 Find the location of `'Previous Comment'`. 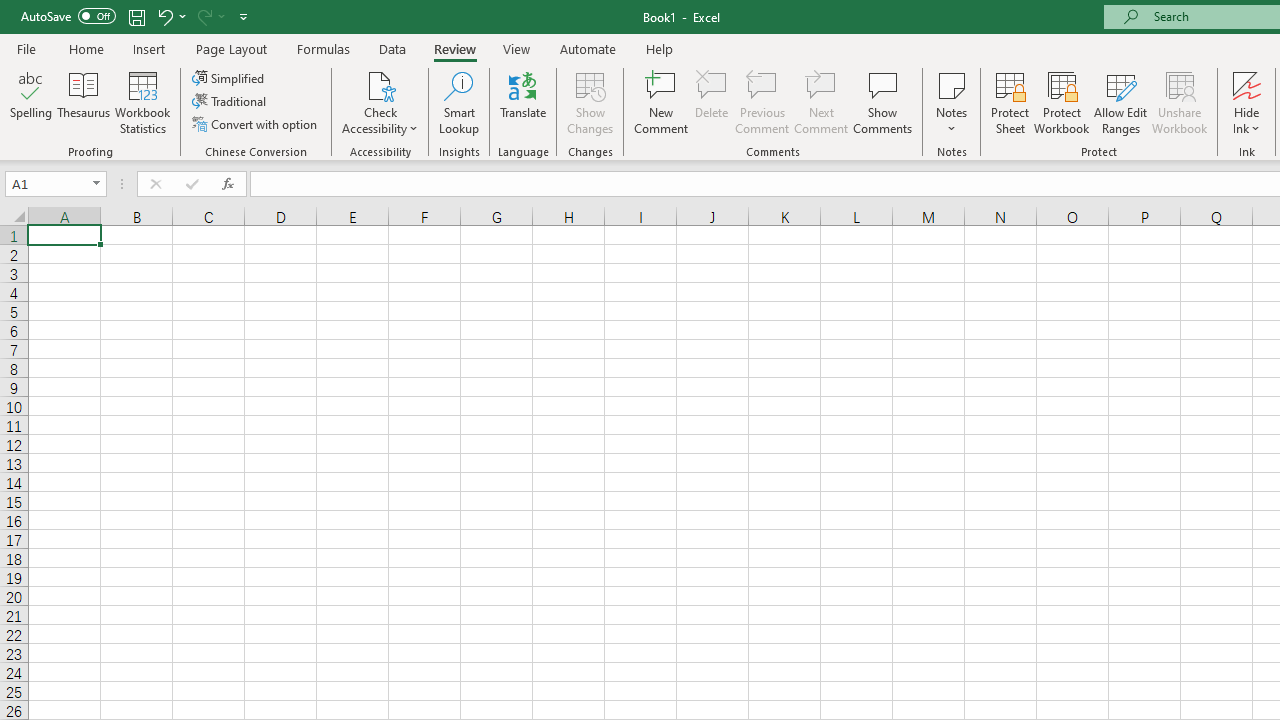

'Previous Comment' is located at coordinates (761, 103).